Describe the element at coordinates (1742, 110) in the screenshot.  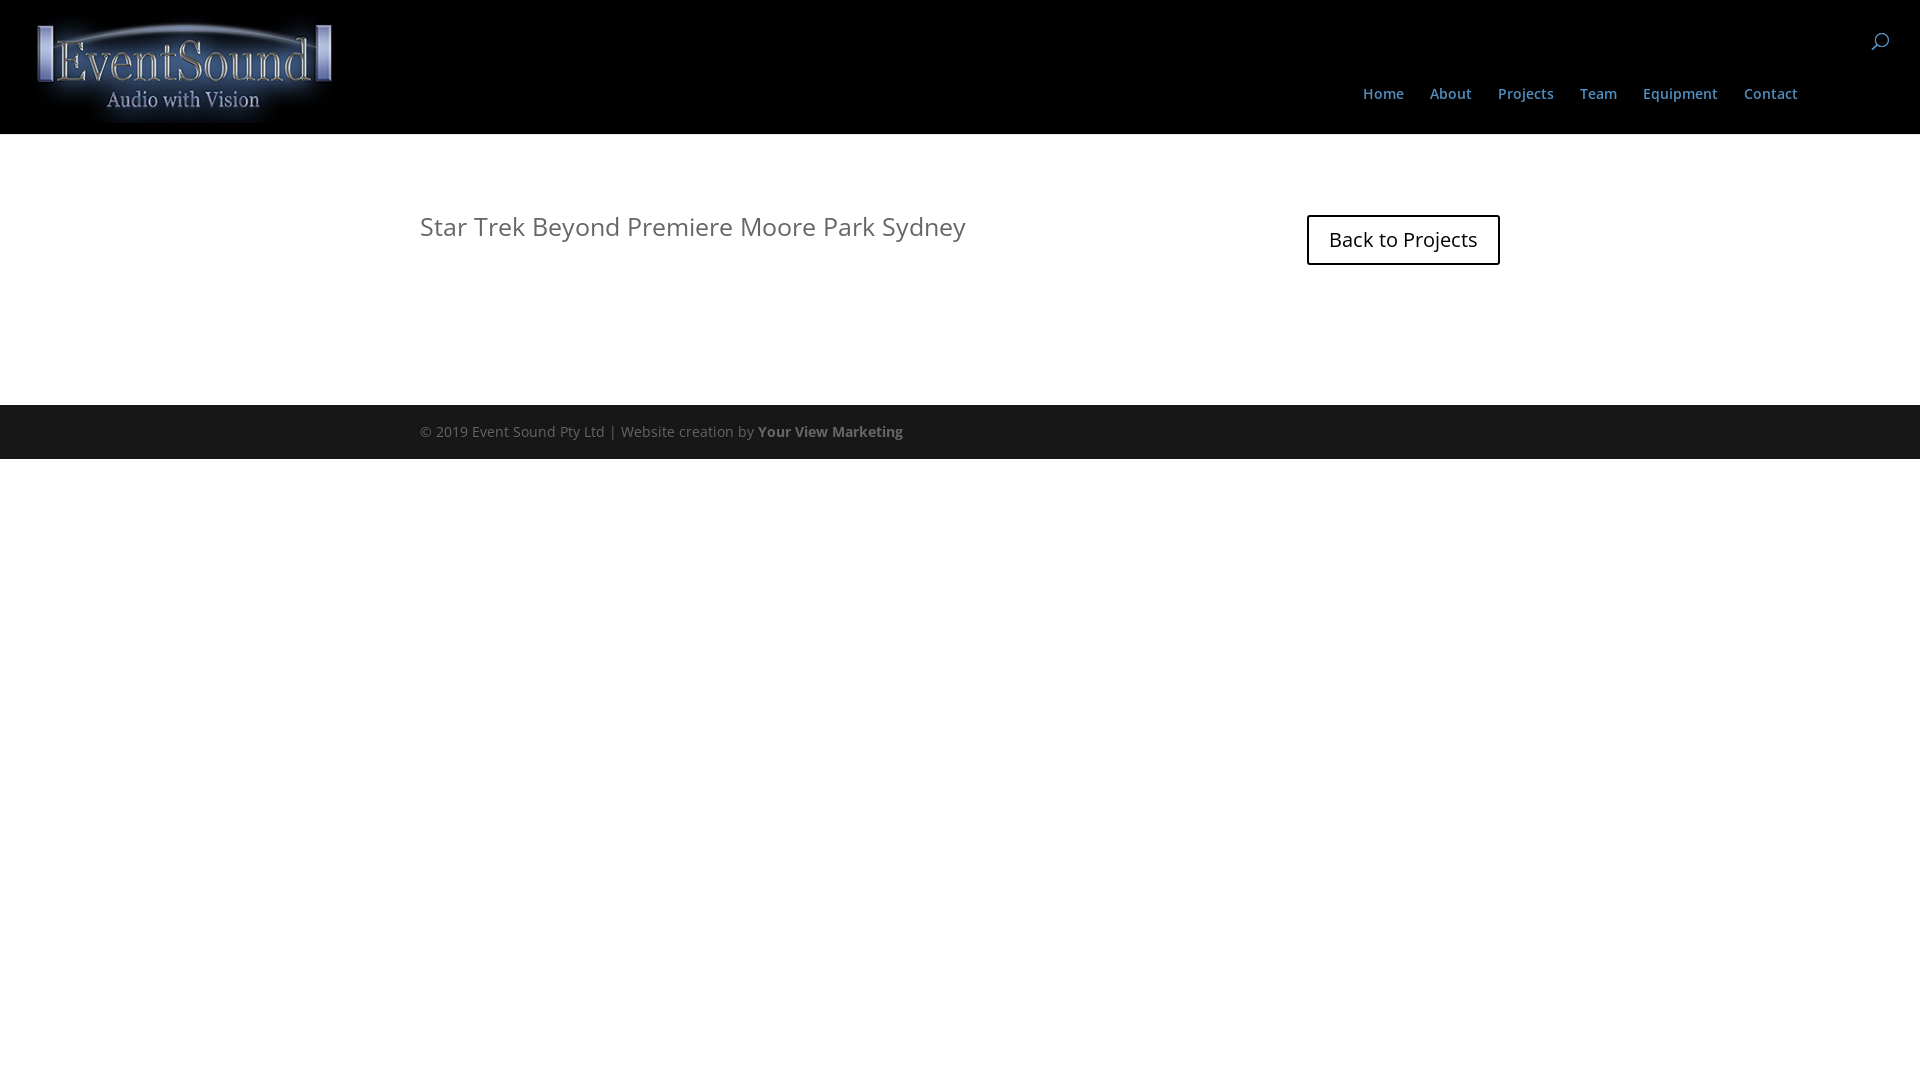
I see `'Contact'` at that location.